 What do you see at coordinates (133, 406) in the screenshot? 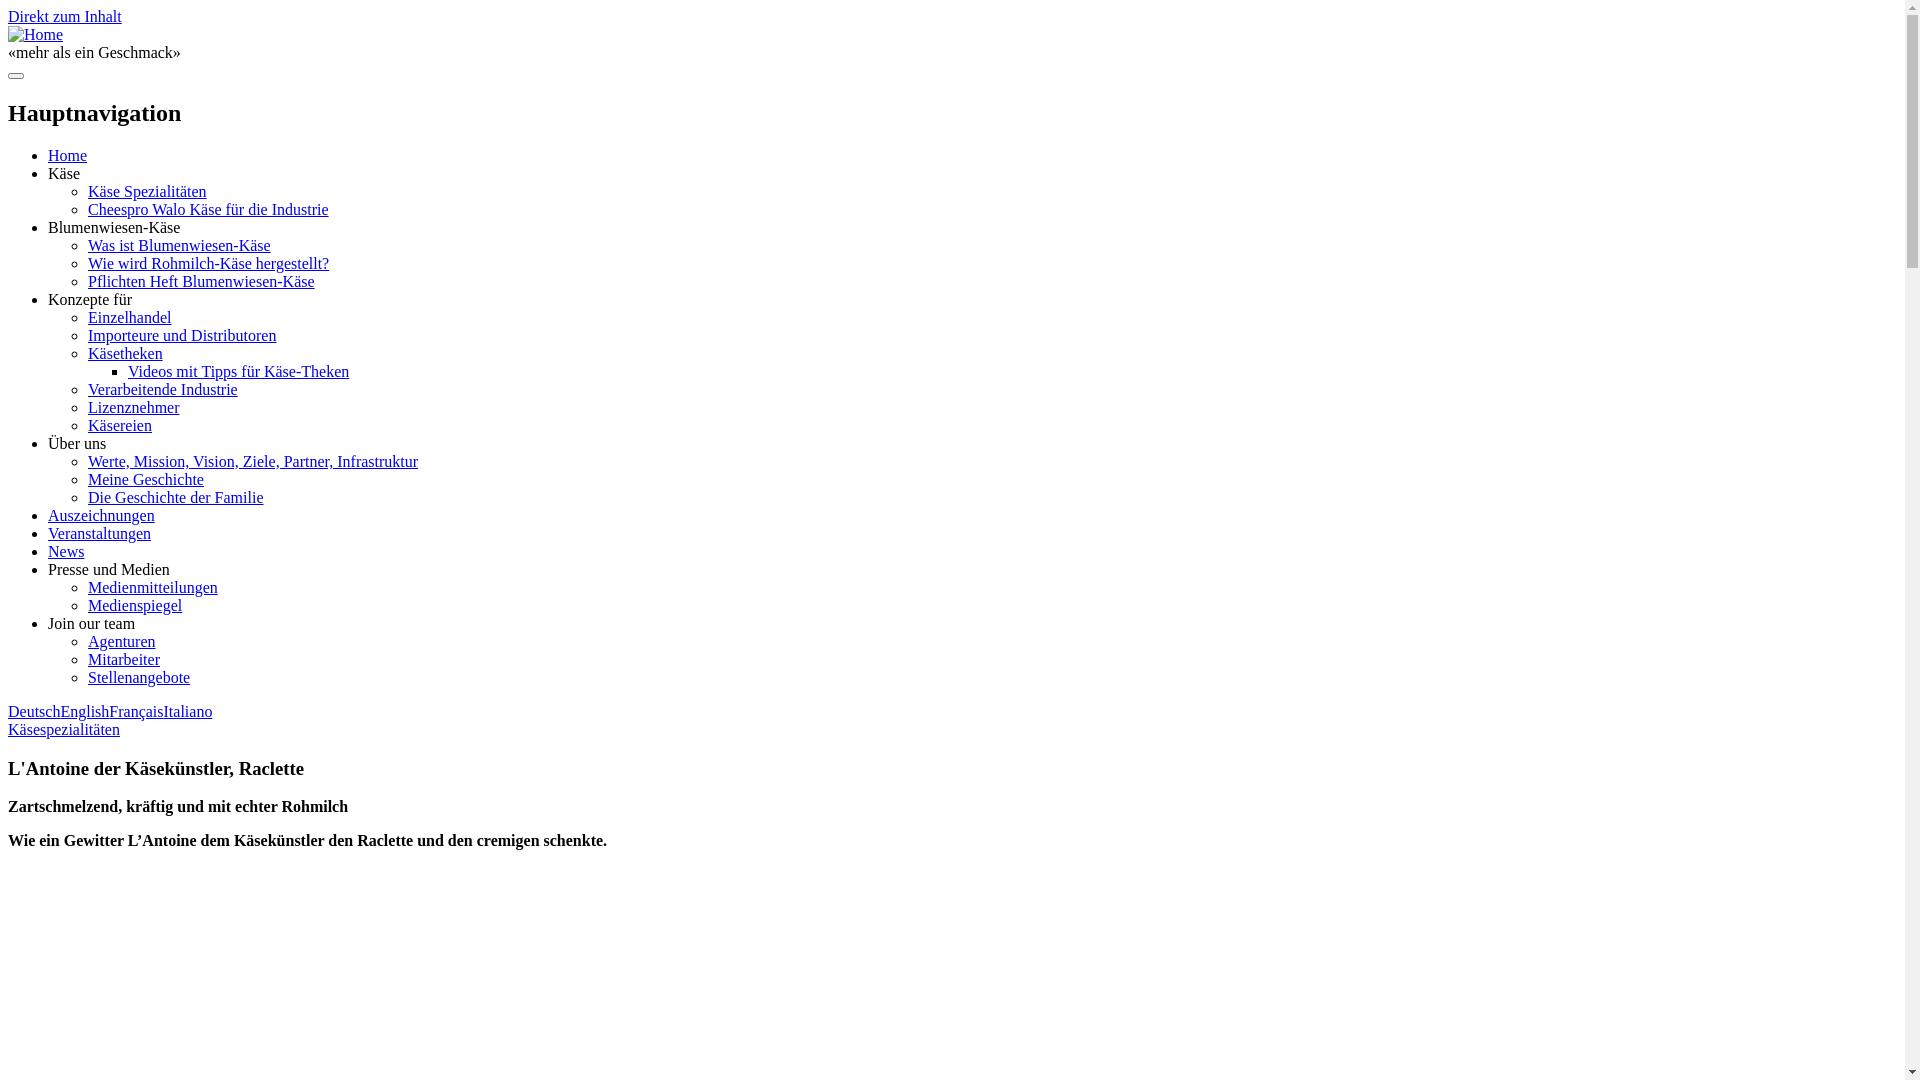
I see `'Lizenznehmer'` at bounding box center [133, 406].